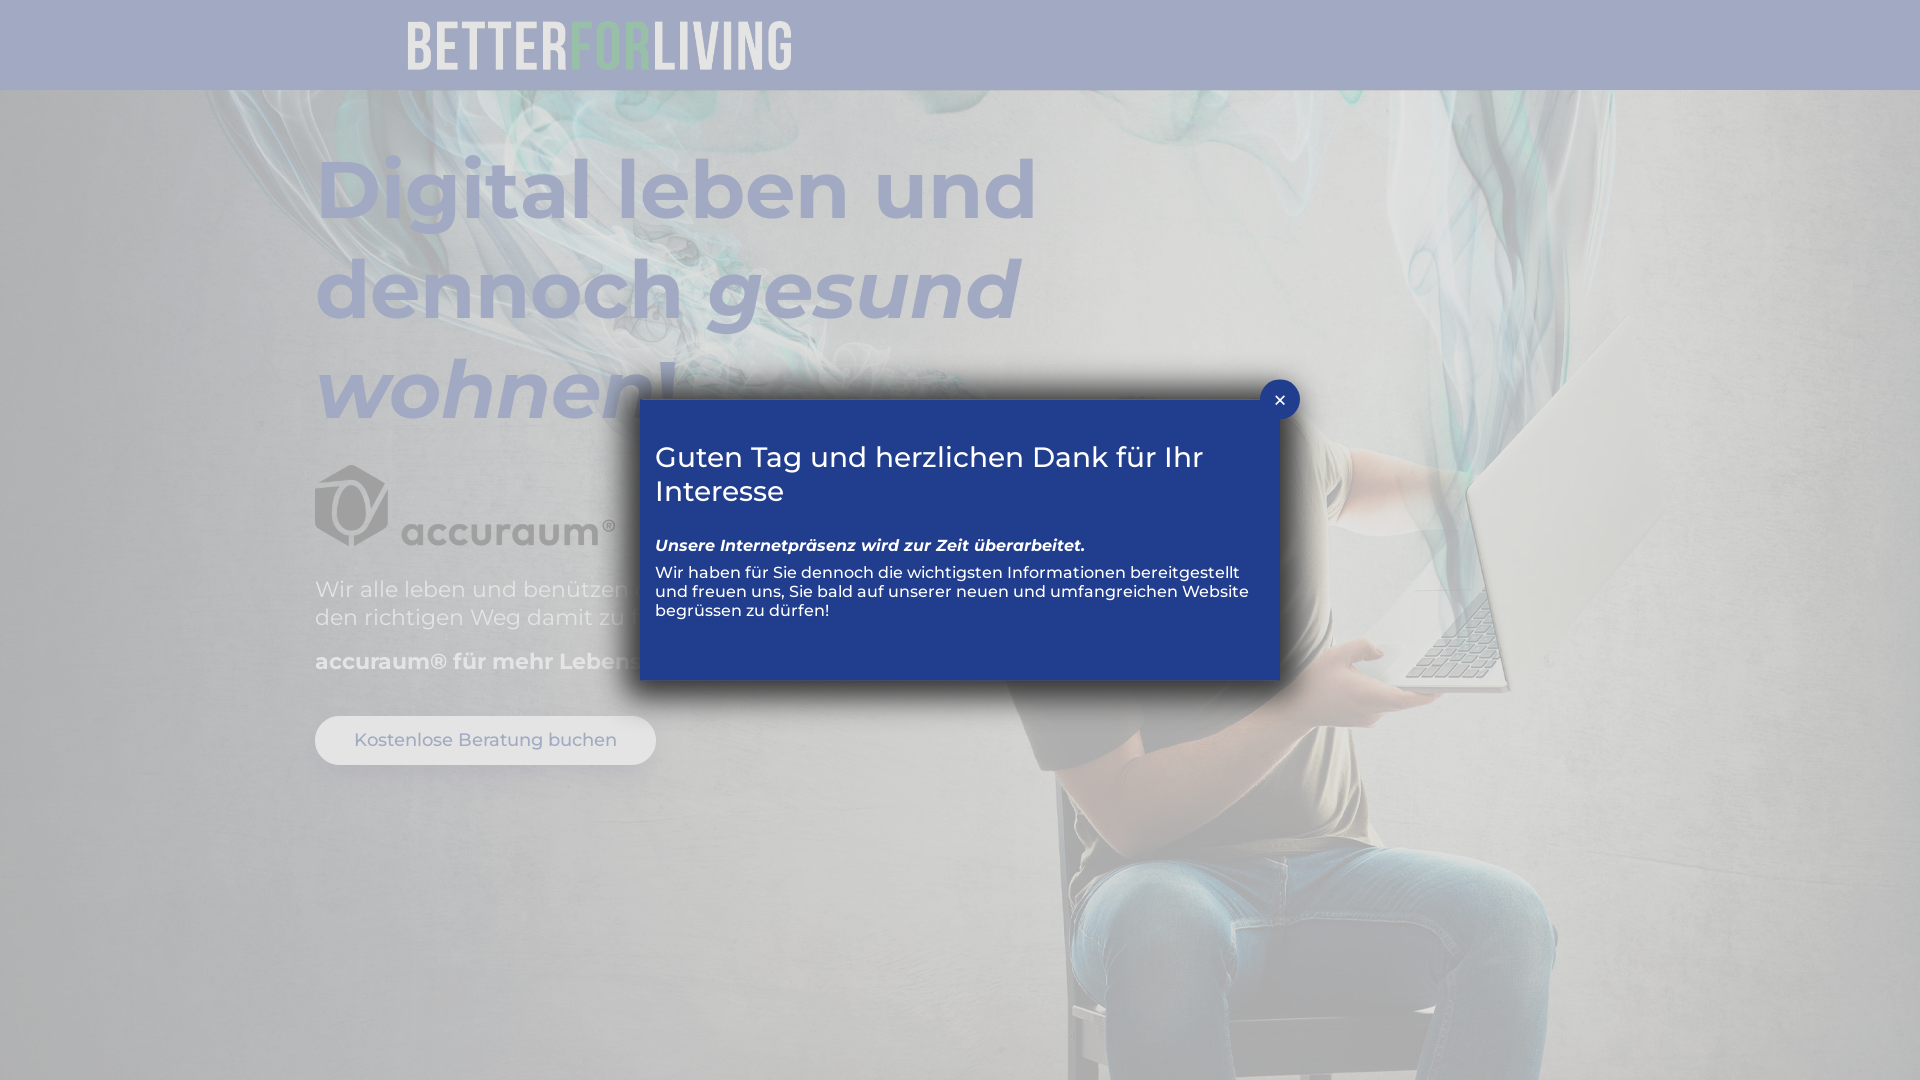 The width and height of the screenshot is (1920, 1080). Describe the element at coordinates (485, 740) in the screenshot. I see `'Kostenlose Beratung buchen'` at that location.